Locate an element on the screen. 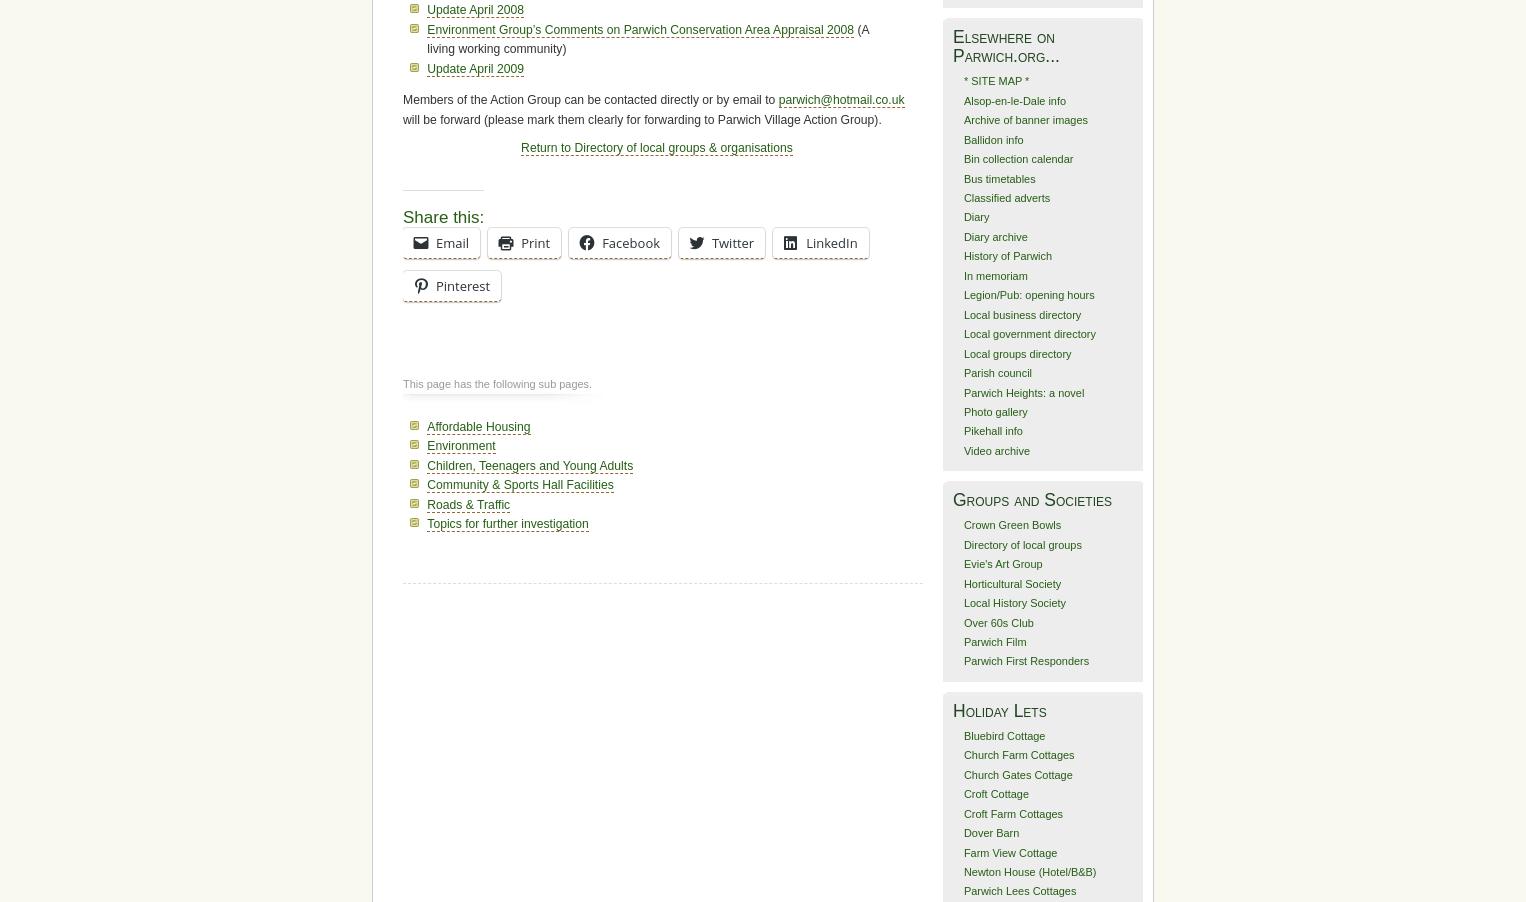 This screenshot has width=1526, height=902. 'Members of the Action Group can be contacted directly or by email to' is located at coordinates (589, 100).